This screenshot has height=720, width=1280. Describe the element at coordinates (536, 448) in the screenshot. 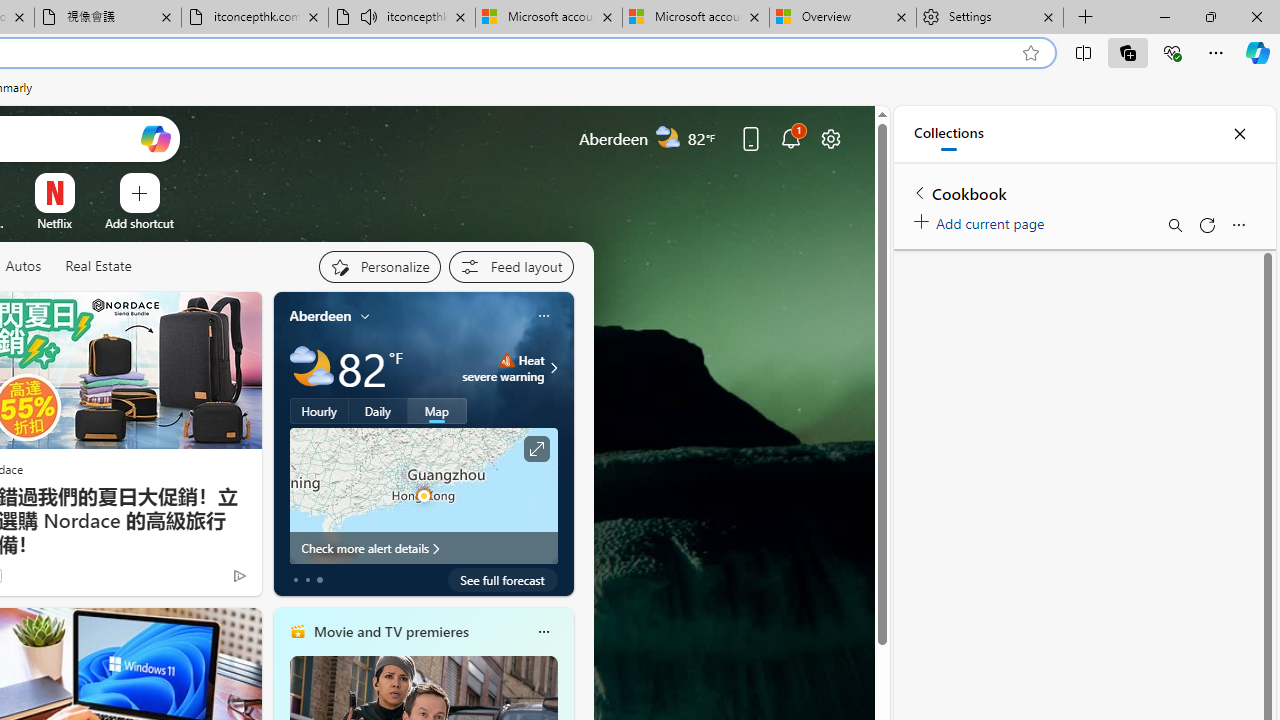

I see `'Click to see more information'` at that location.